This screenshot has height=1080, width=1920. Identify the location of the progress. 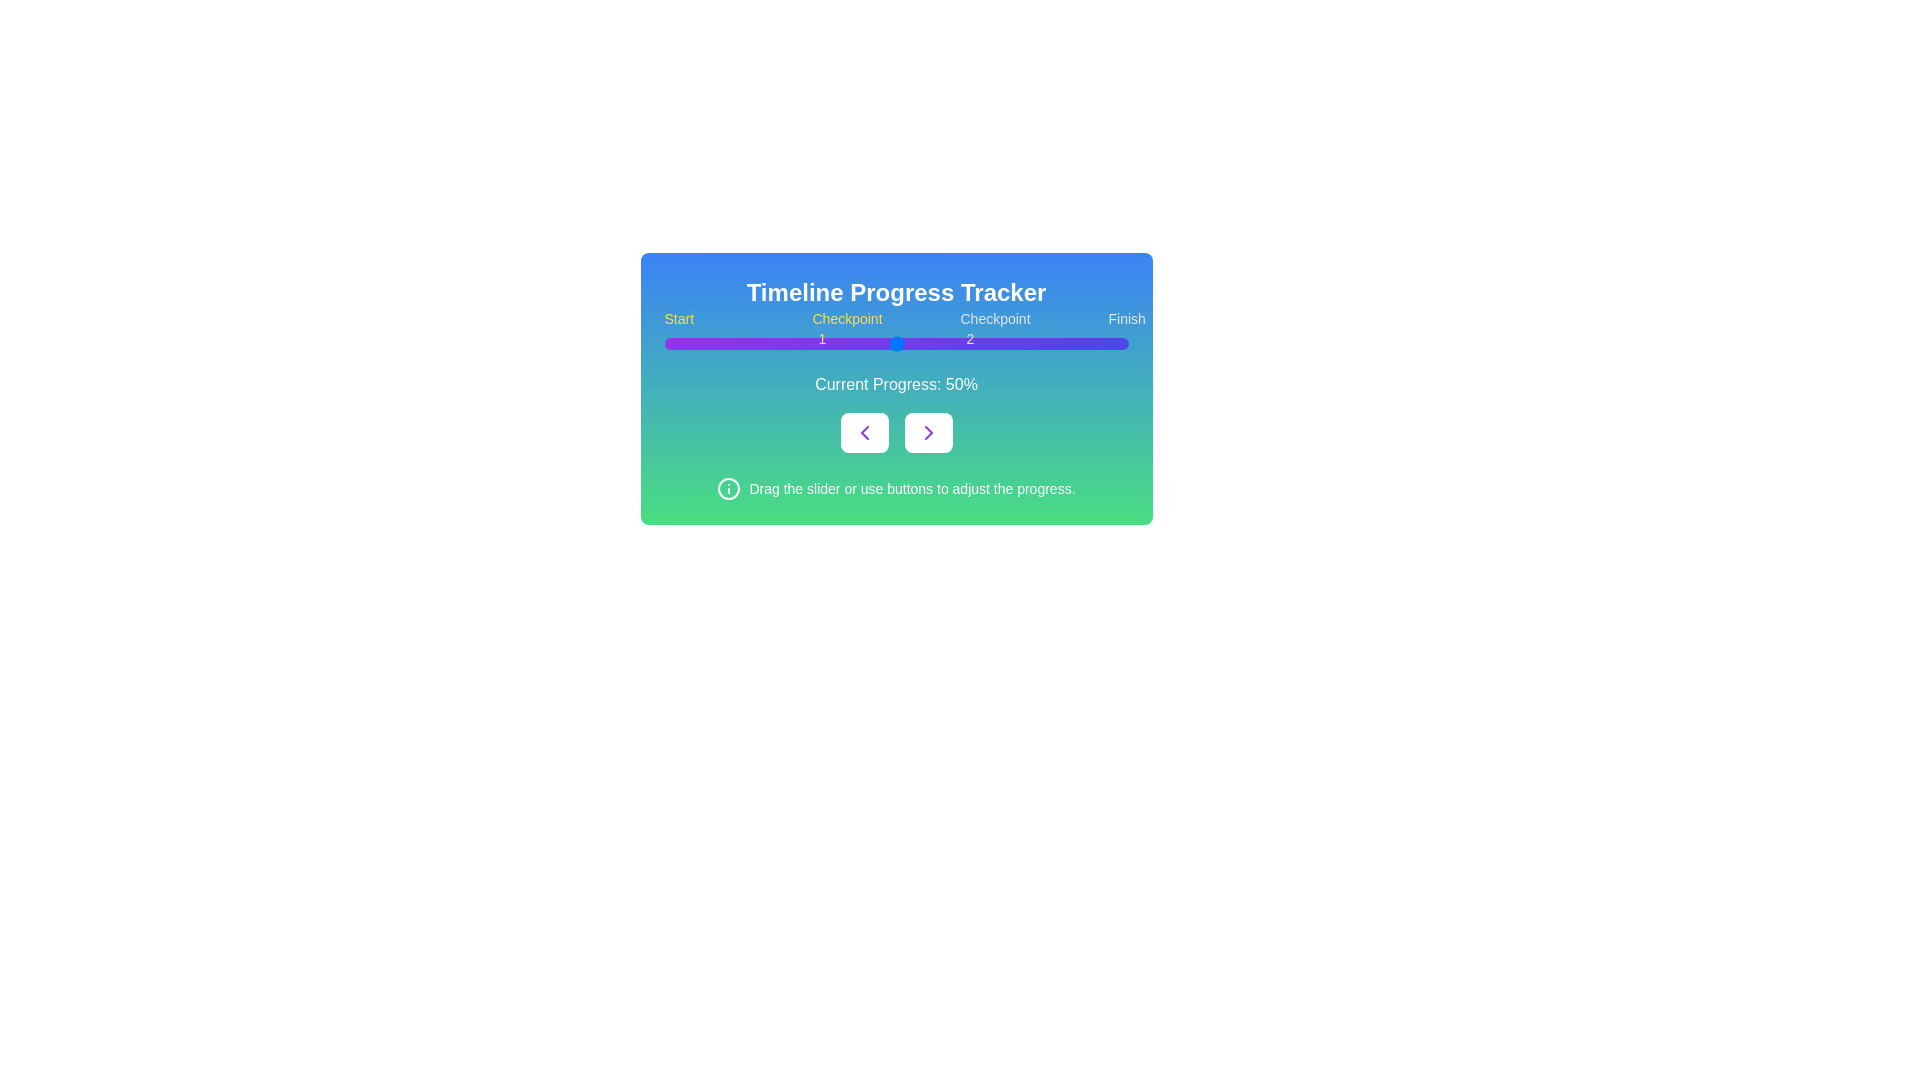
(1113, 342).